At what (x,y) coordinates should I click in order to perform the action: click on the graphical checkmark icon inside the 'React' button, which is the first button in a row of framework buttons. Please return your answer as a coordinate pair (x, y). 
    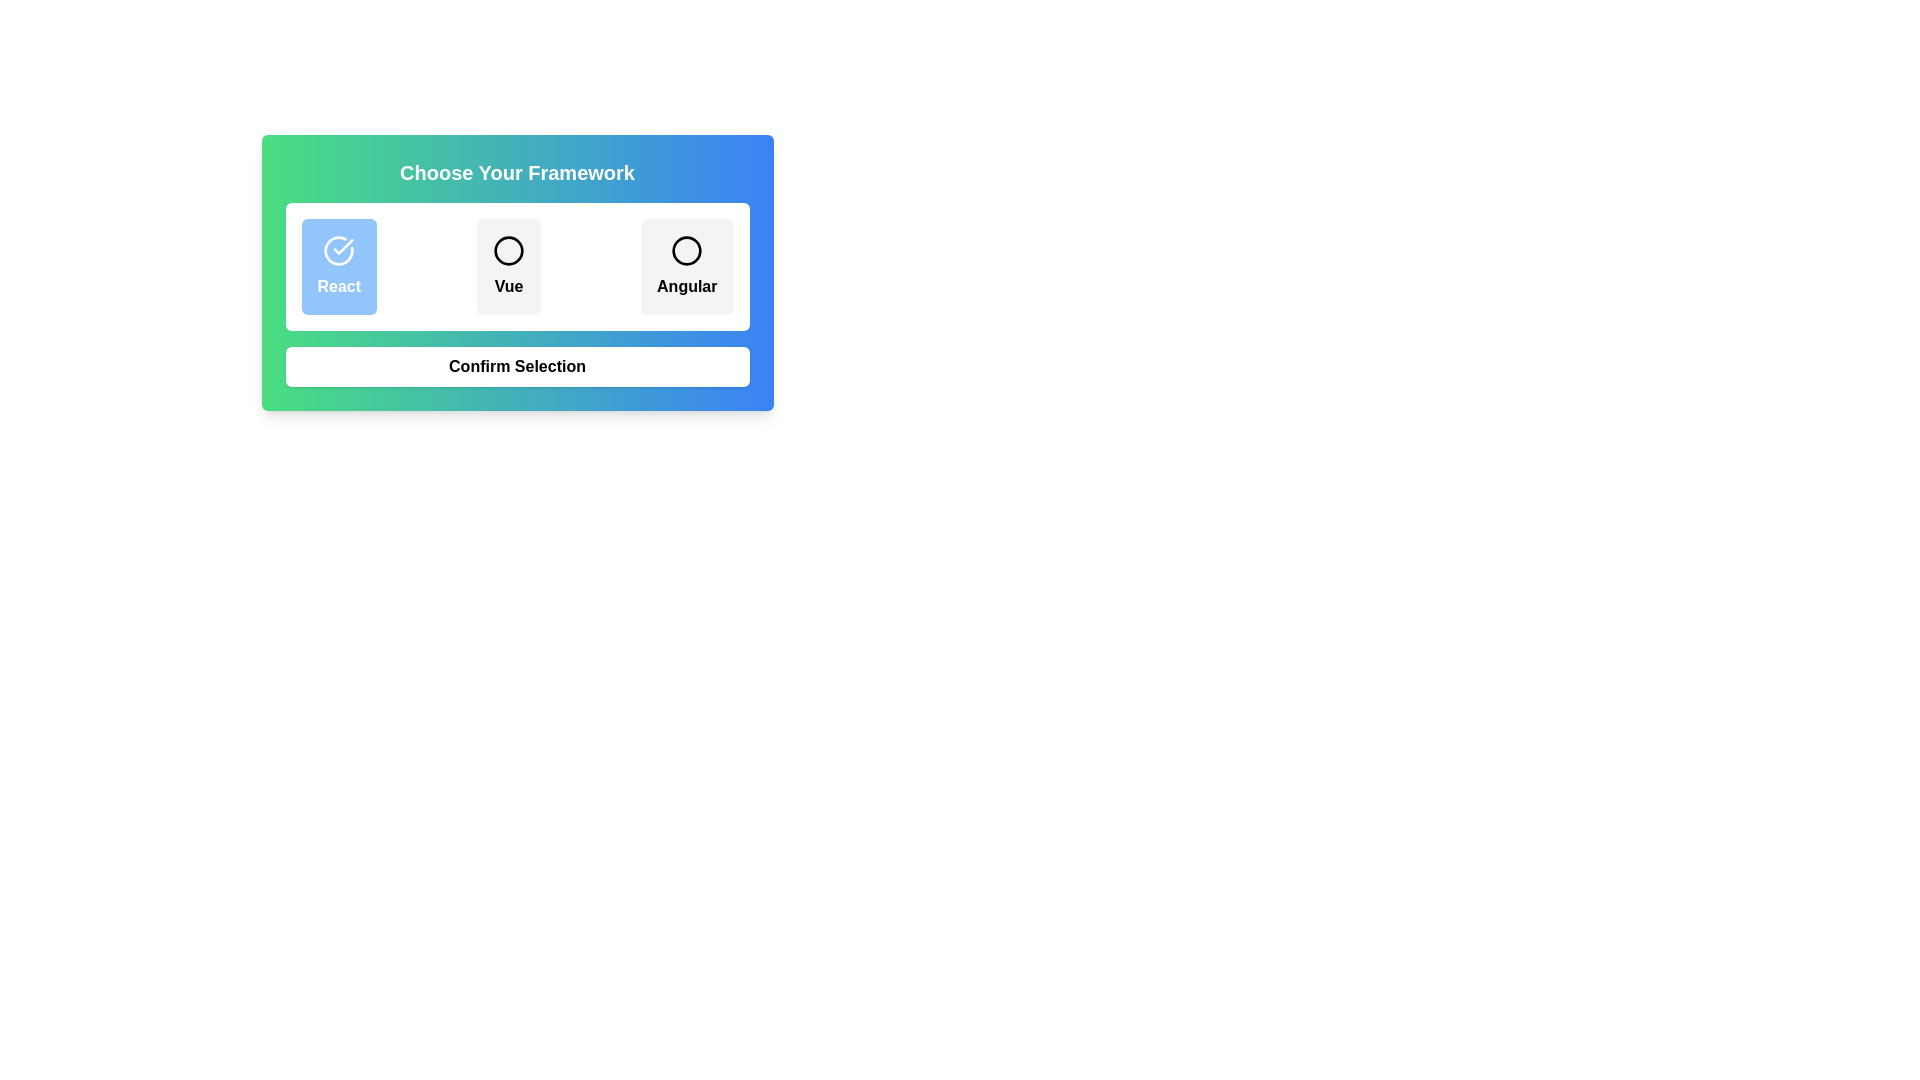
    Looking at the image, I should click on (339, 249).